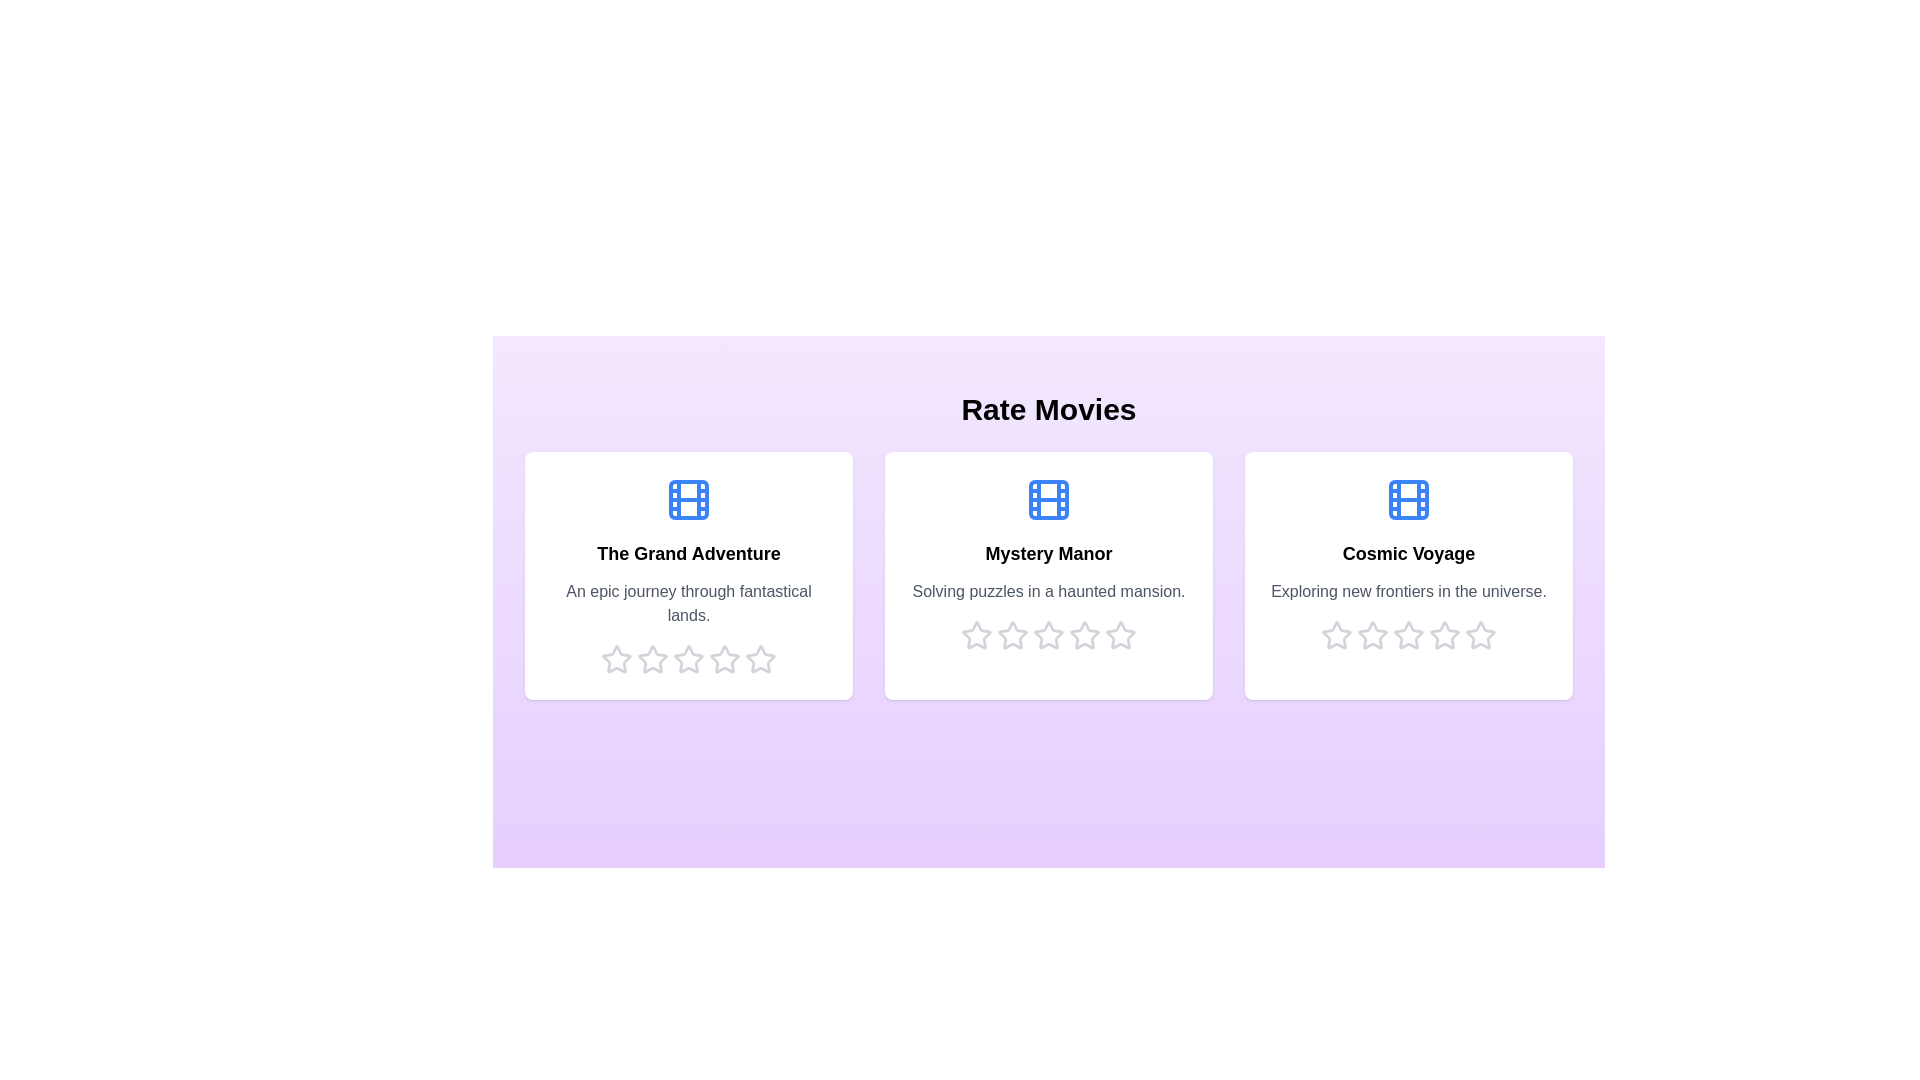  I want to click on the movie card titled 'Mystery Manor' to view its hover effect, so click(1048, 575).